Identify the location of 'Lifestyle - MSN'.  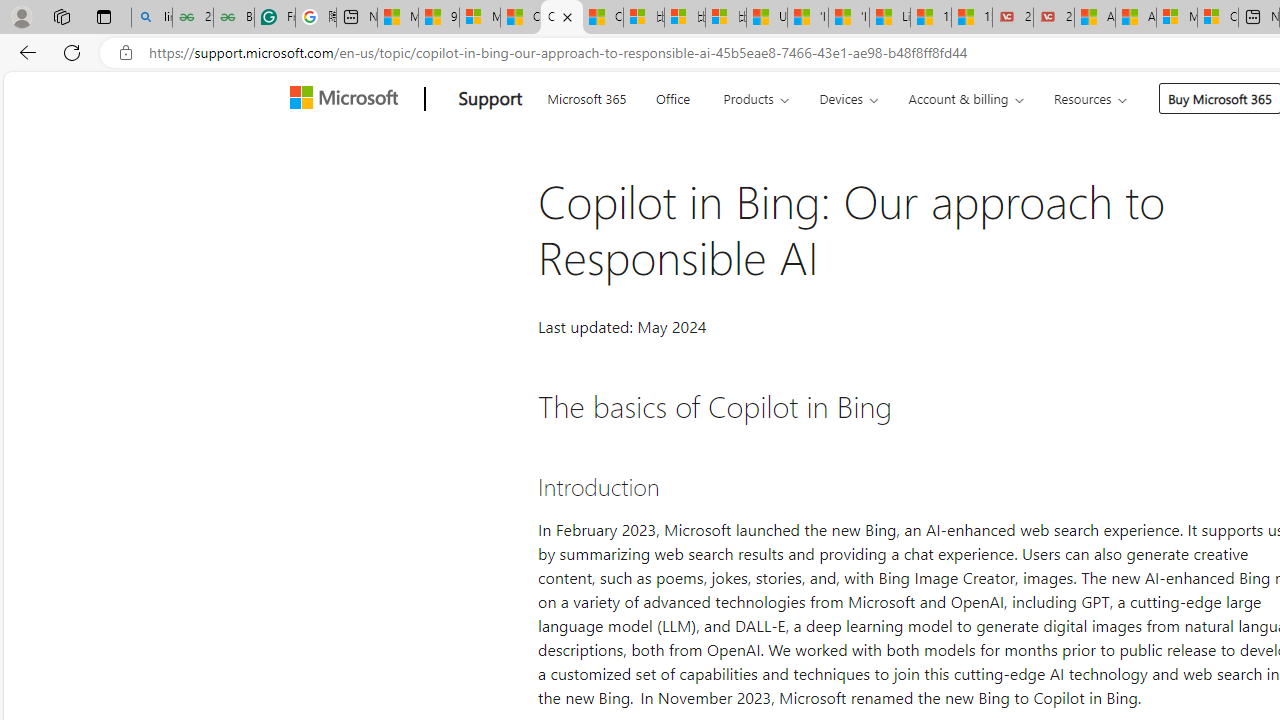
(889, 17).